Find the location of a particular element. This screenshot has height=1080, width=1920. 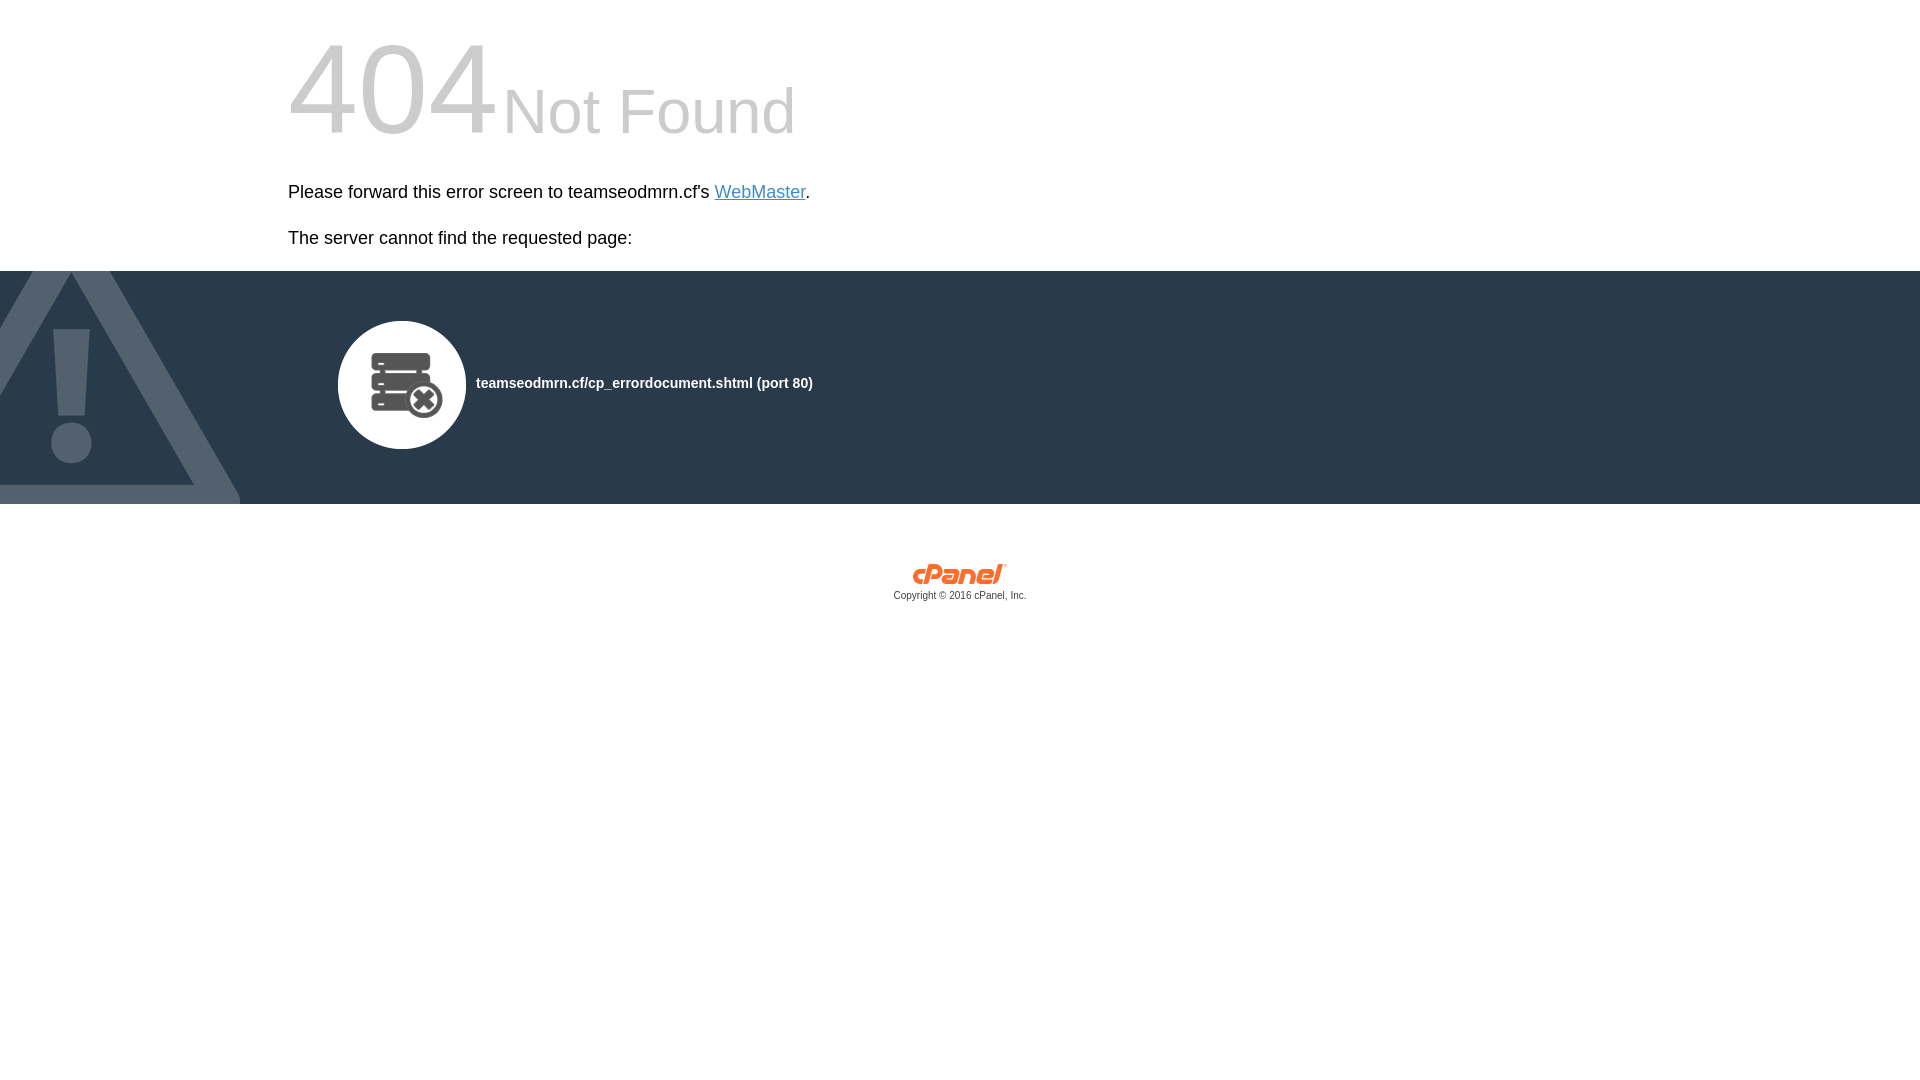

'WebMaster' is located at coordinates (759, 192).